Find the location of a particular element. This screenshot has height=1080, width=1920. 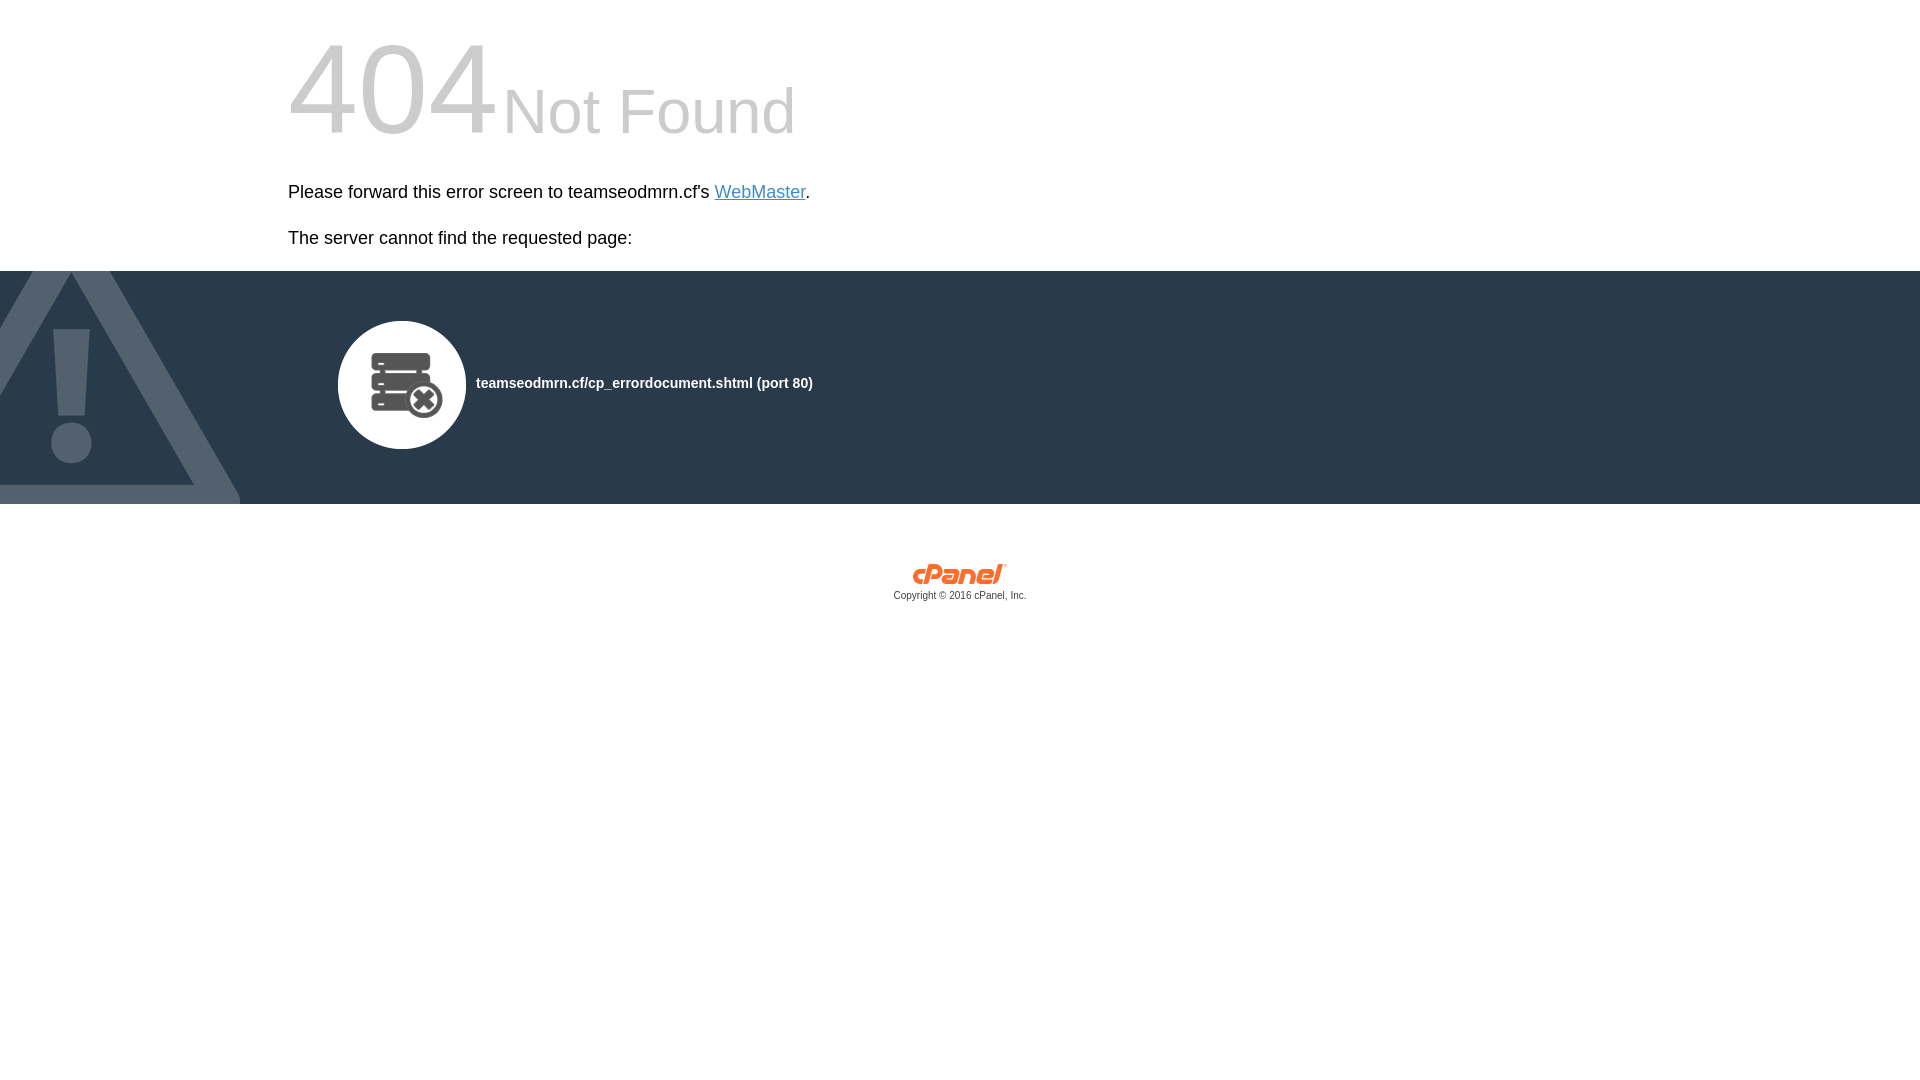

'WebMaster' is located at coordinates (759, 192).